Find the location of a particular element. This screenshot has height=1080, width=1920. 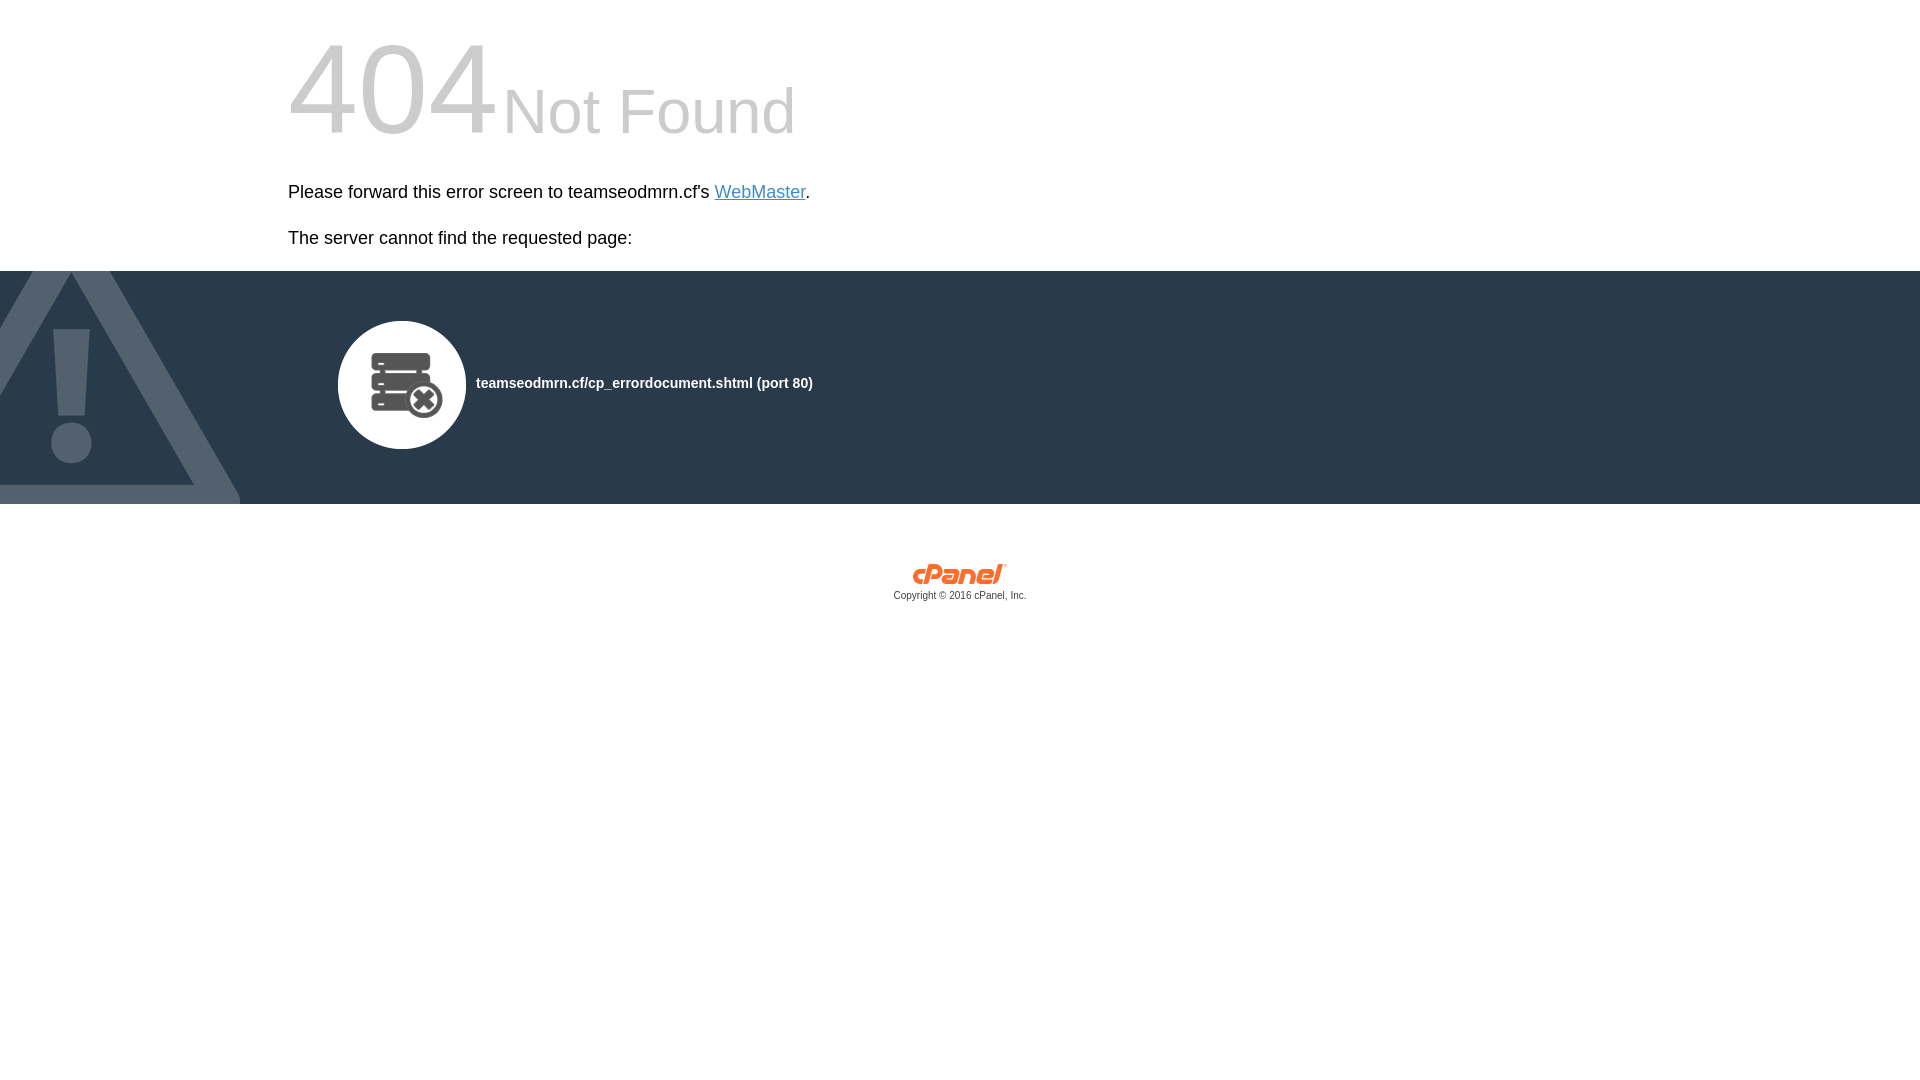

'WebMaster' is located at coordinates (759, 192).